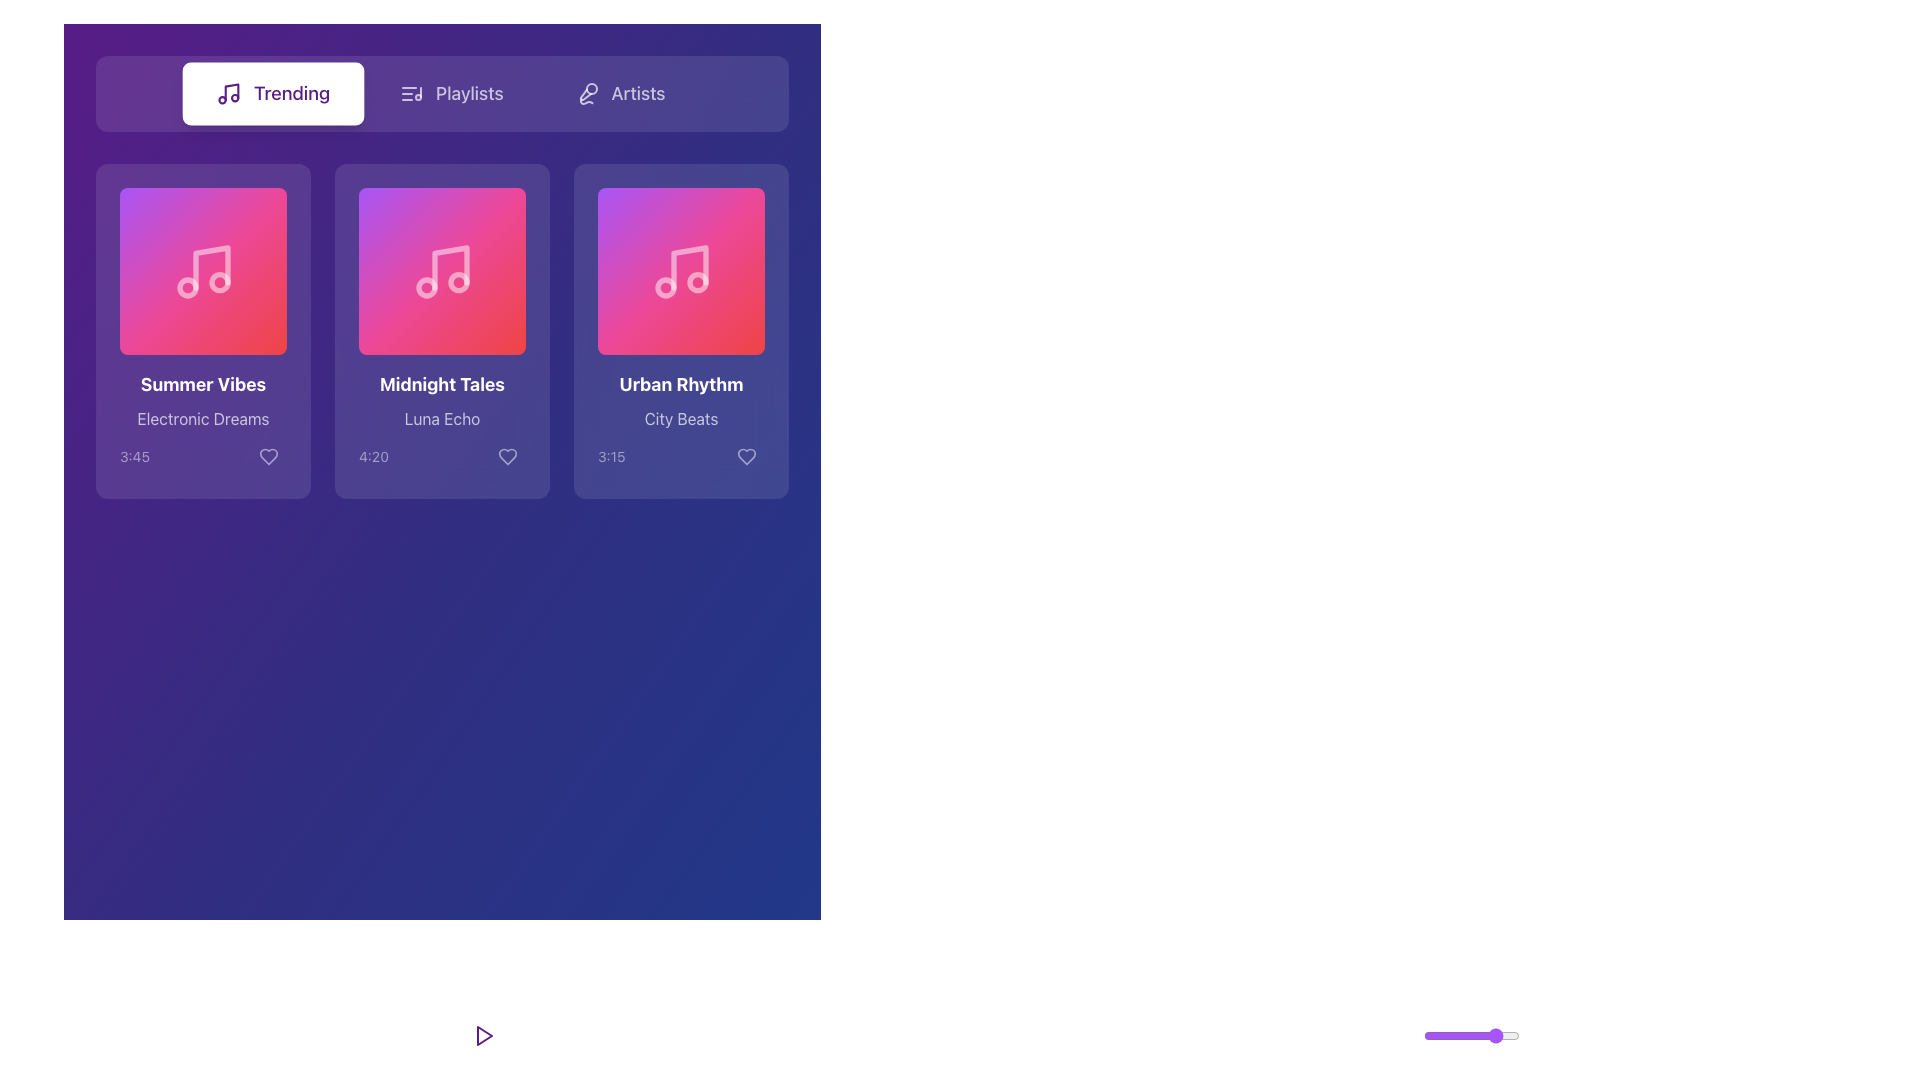 This screenshot has width=1920, height=1080. I want to click on the heart icon button located at the bottom-right corner of the card representing the track 'Midnight Tales' by Luna Echo to favorite the track, so click(508, 456).